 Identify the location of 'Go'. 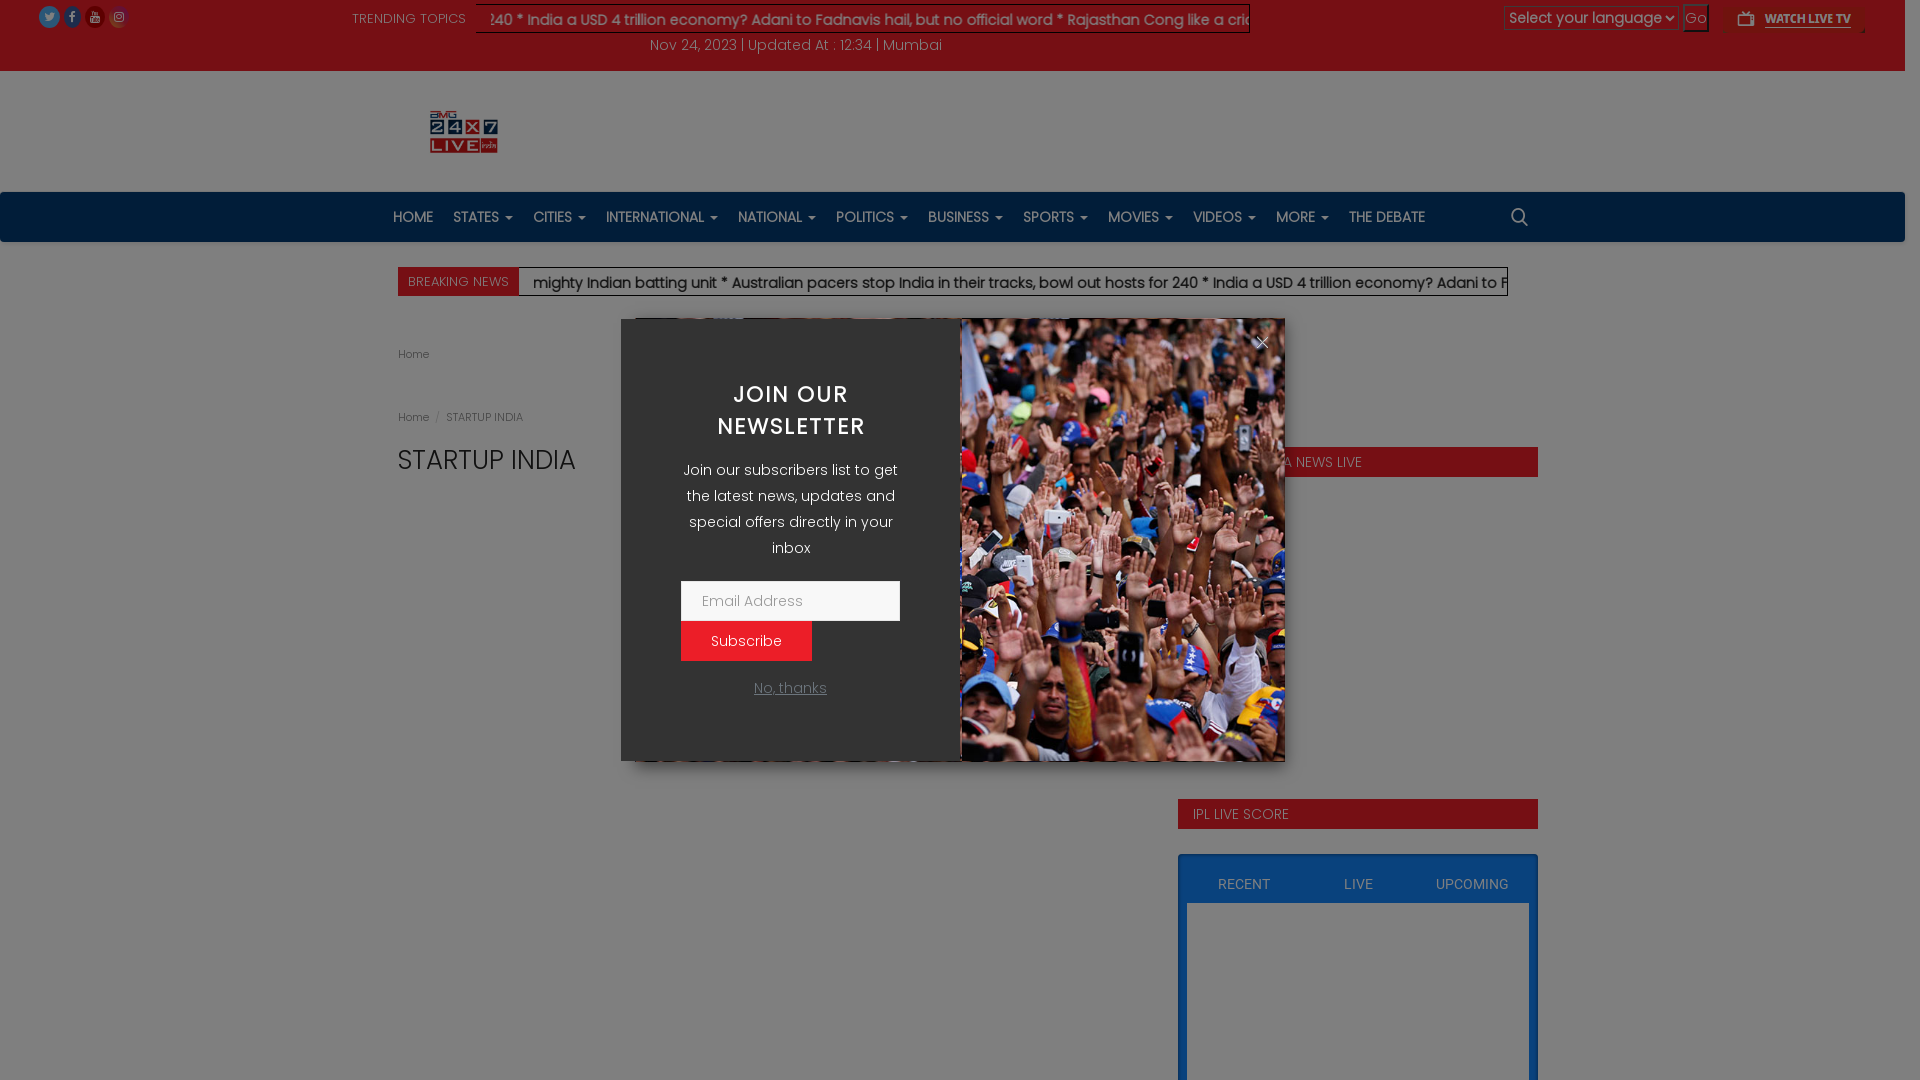
(1694, 18).